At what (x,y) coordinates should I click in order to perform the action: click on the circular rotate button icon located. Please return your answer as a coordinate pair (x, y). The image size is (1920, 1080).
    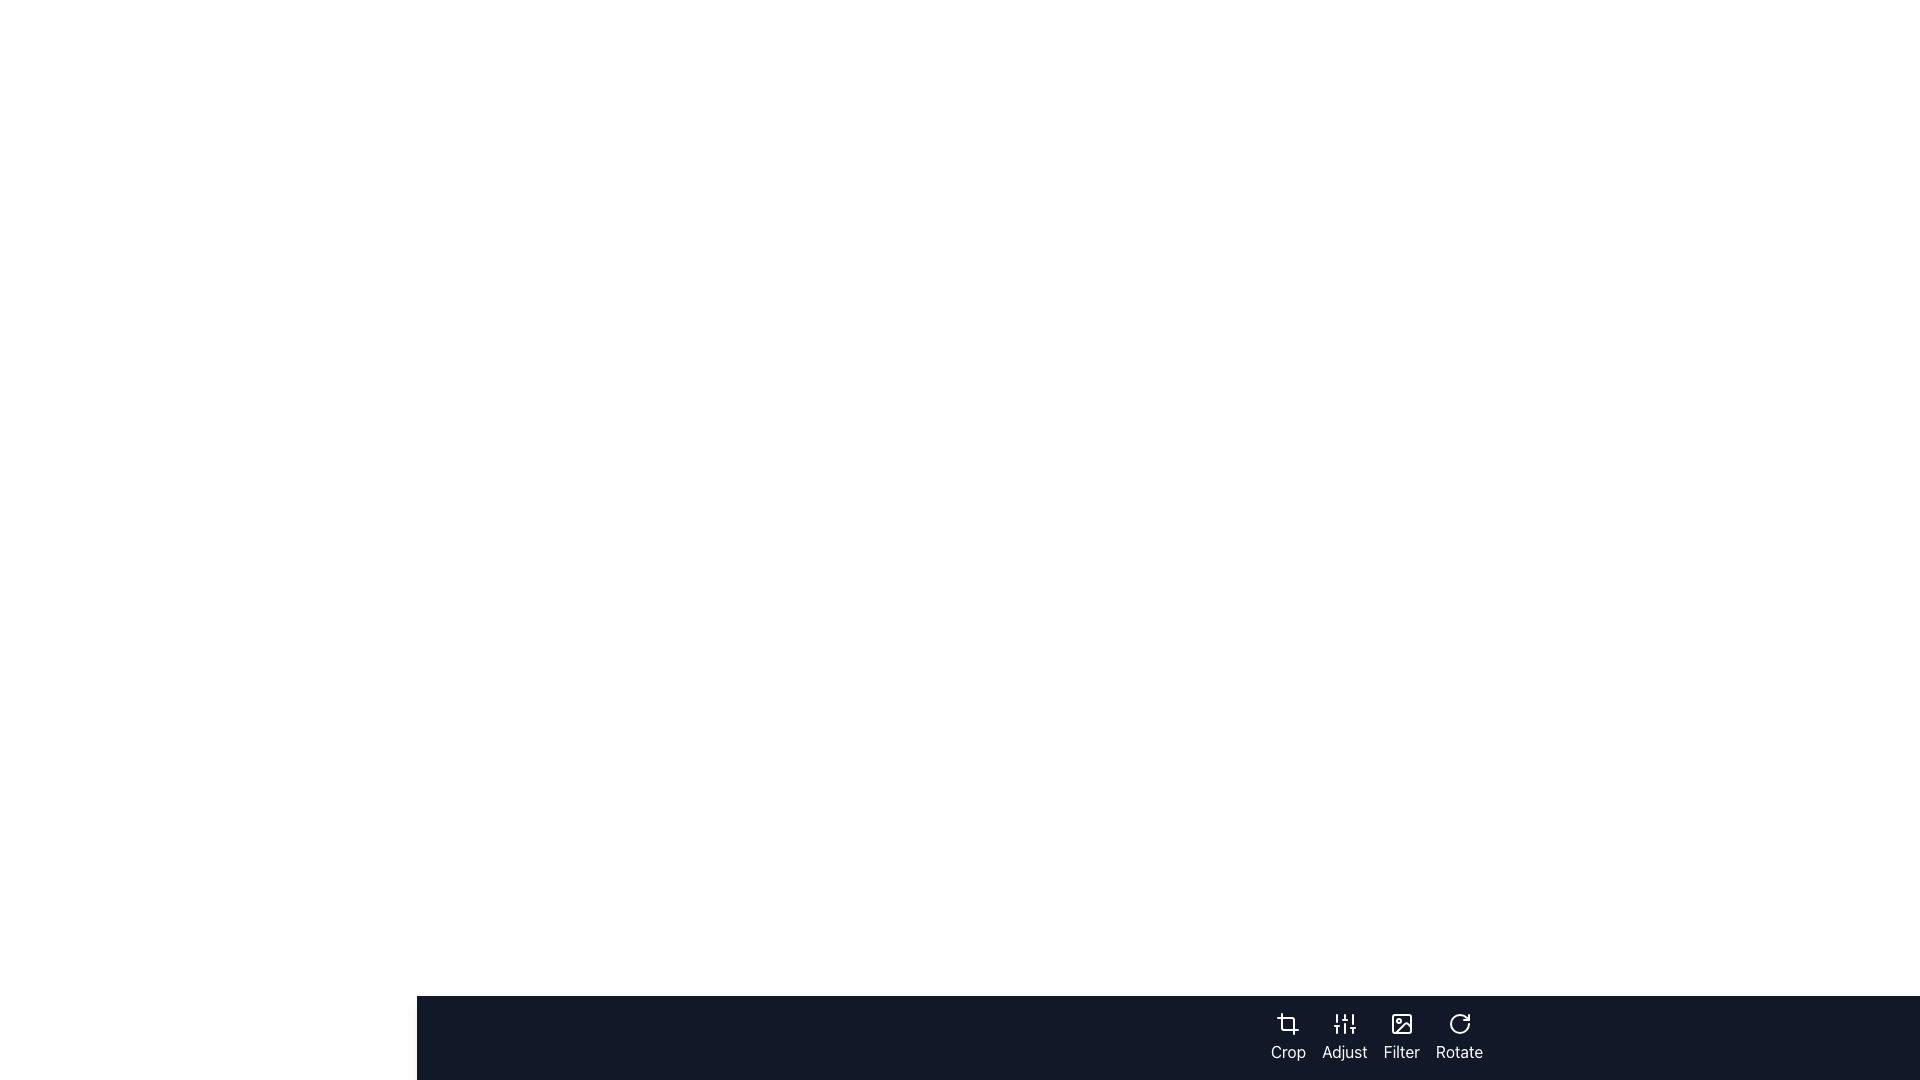
    Looking at the image, I should click on (1459, 1023).